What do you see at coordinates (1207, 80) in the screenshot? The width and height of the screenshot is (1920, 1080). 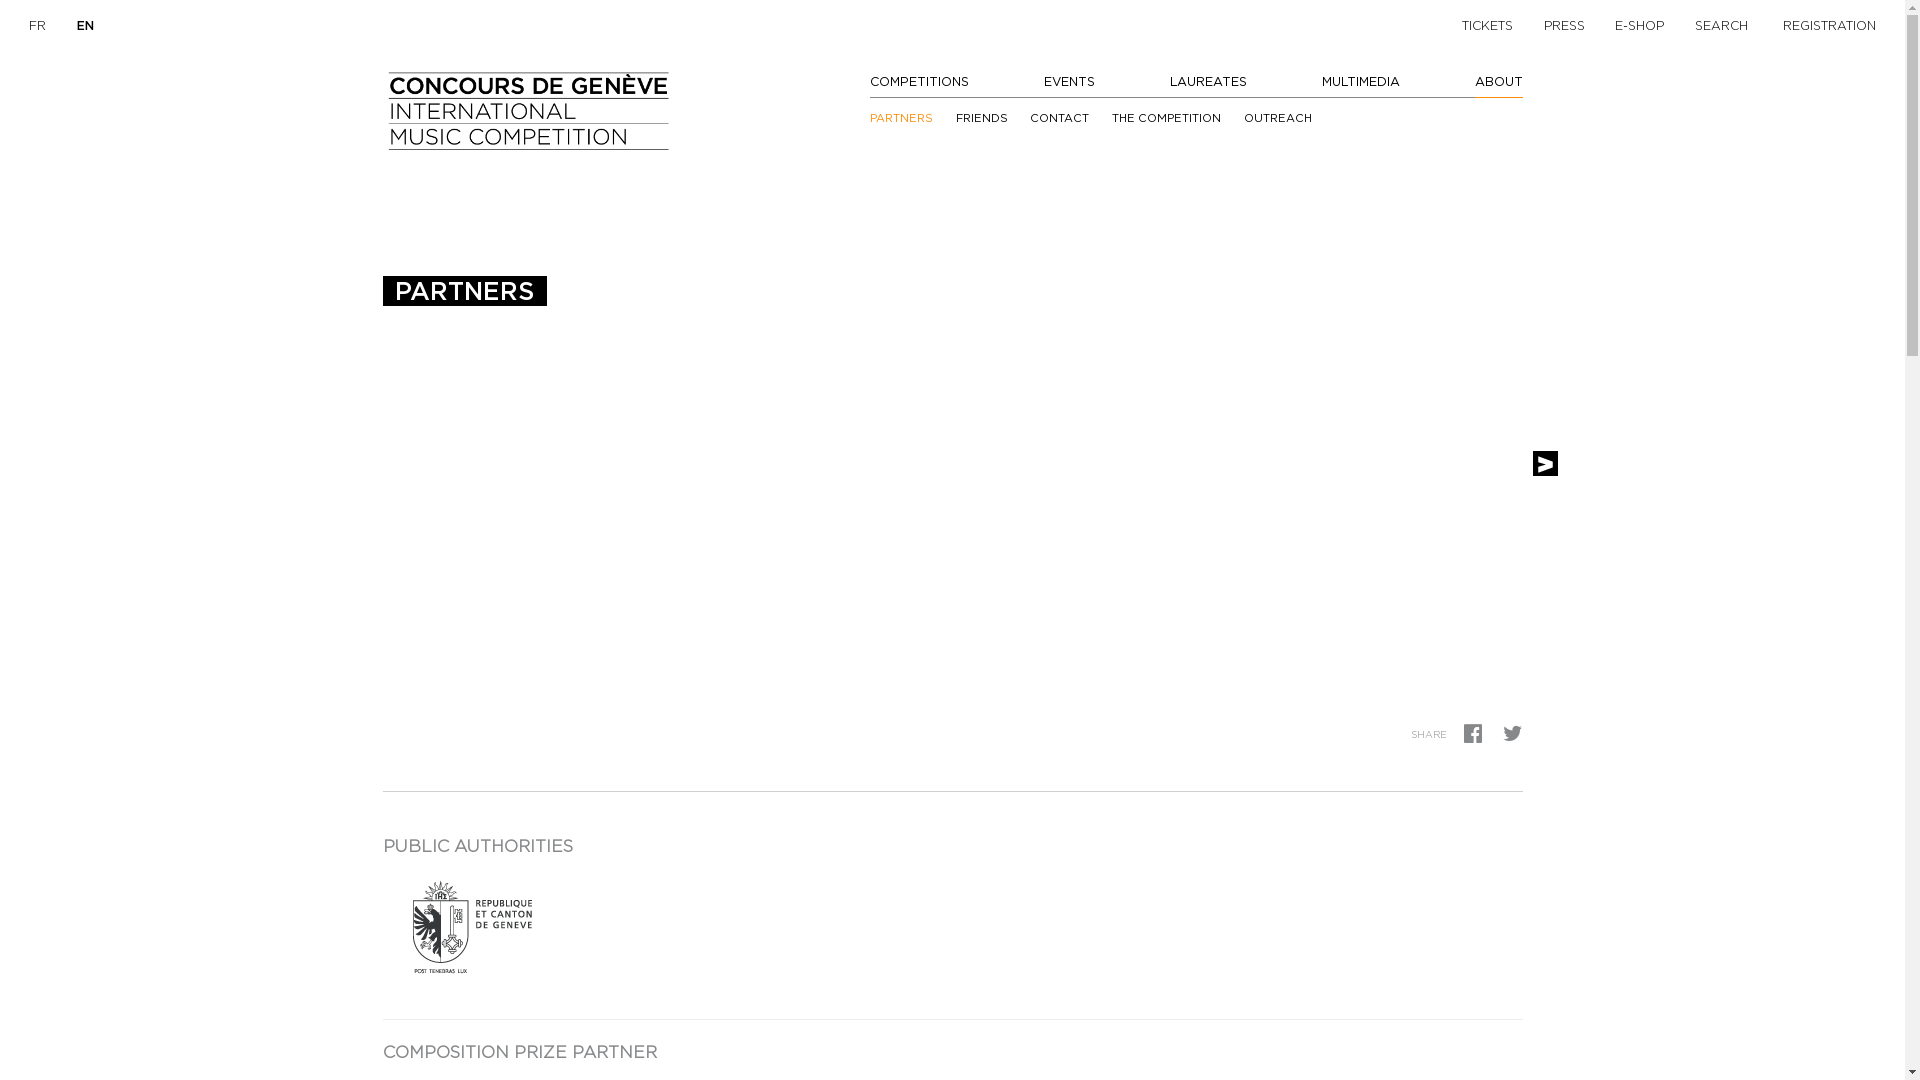 I see `'LAUREATES'` at bounding box center [1207, 80].